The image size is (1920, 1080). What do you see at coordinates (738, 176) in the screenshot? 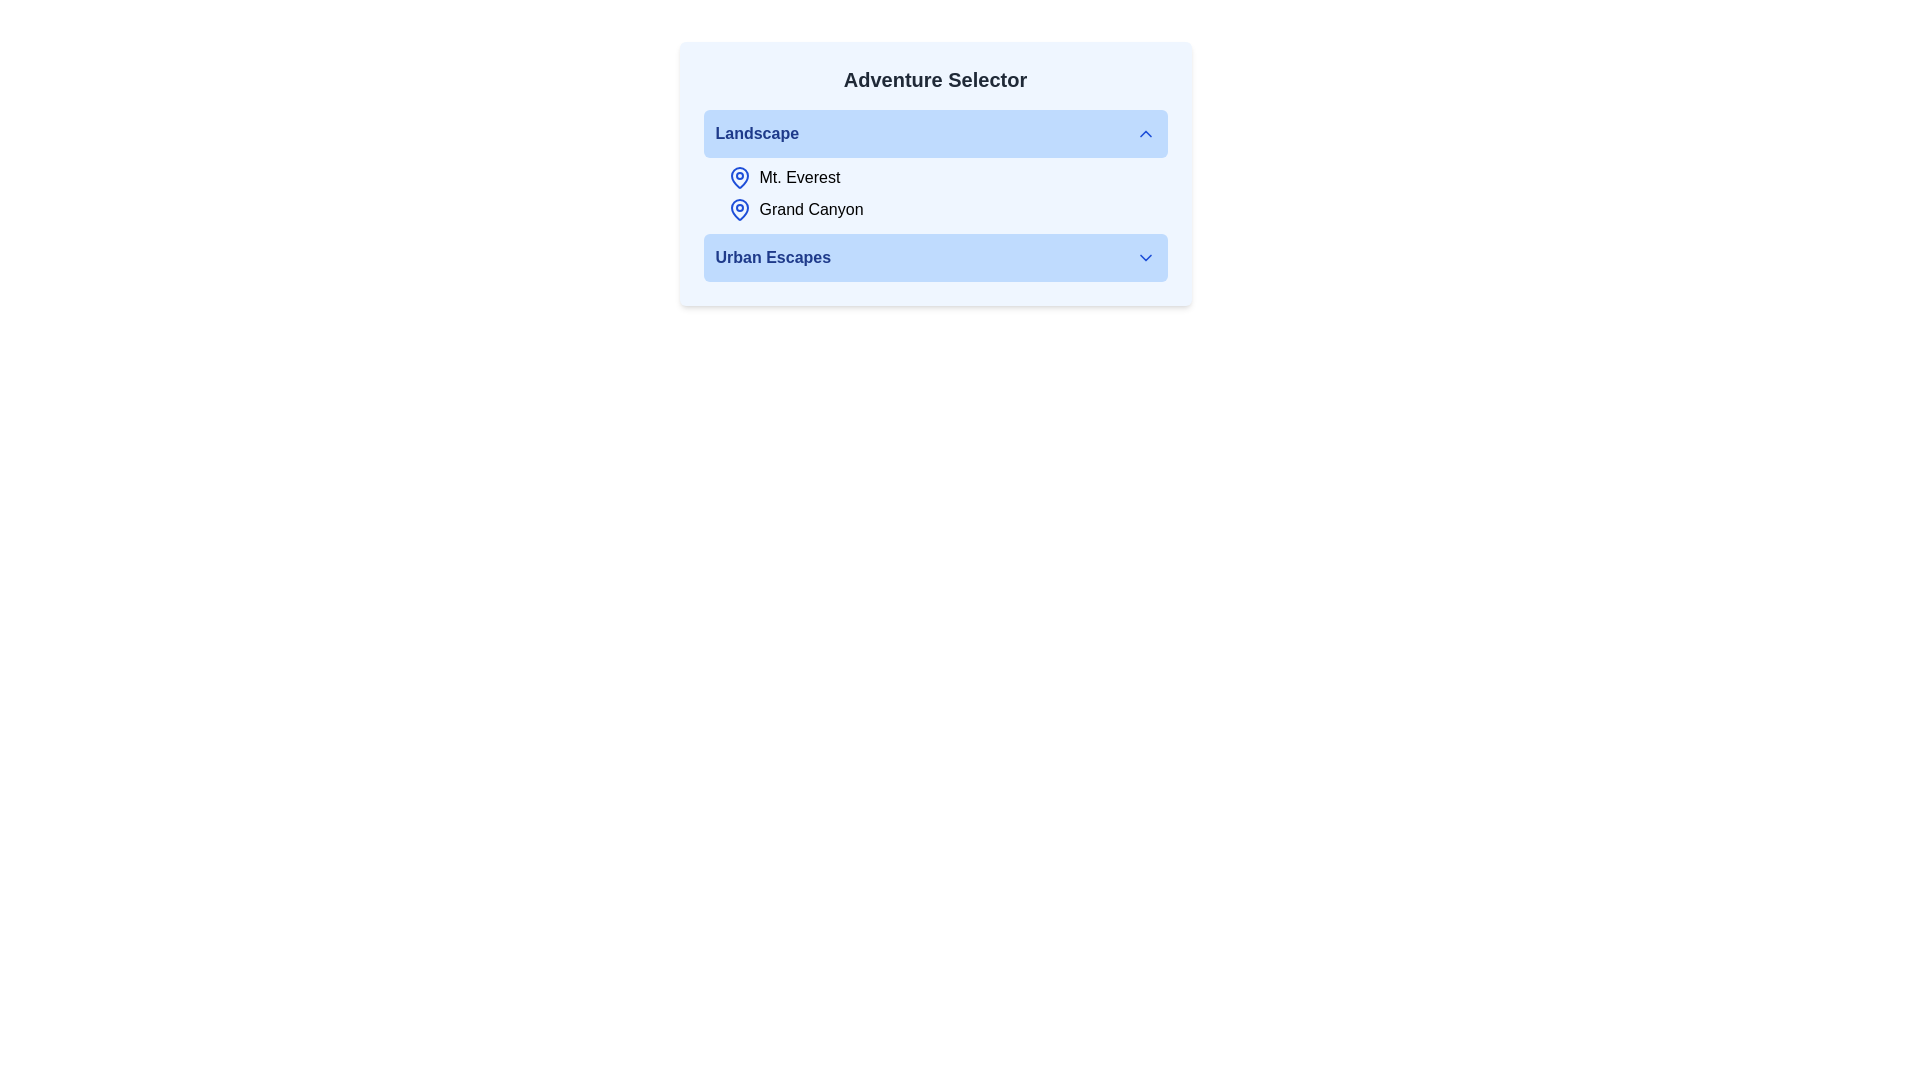
I see `the geographical location icon located to the left of the text 'Mt. Everest' in the 'Landscape' section` at bounding box center [738, 176].